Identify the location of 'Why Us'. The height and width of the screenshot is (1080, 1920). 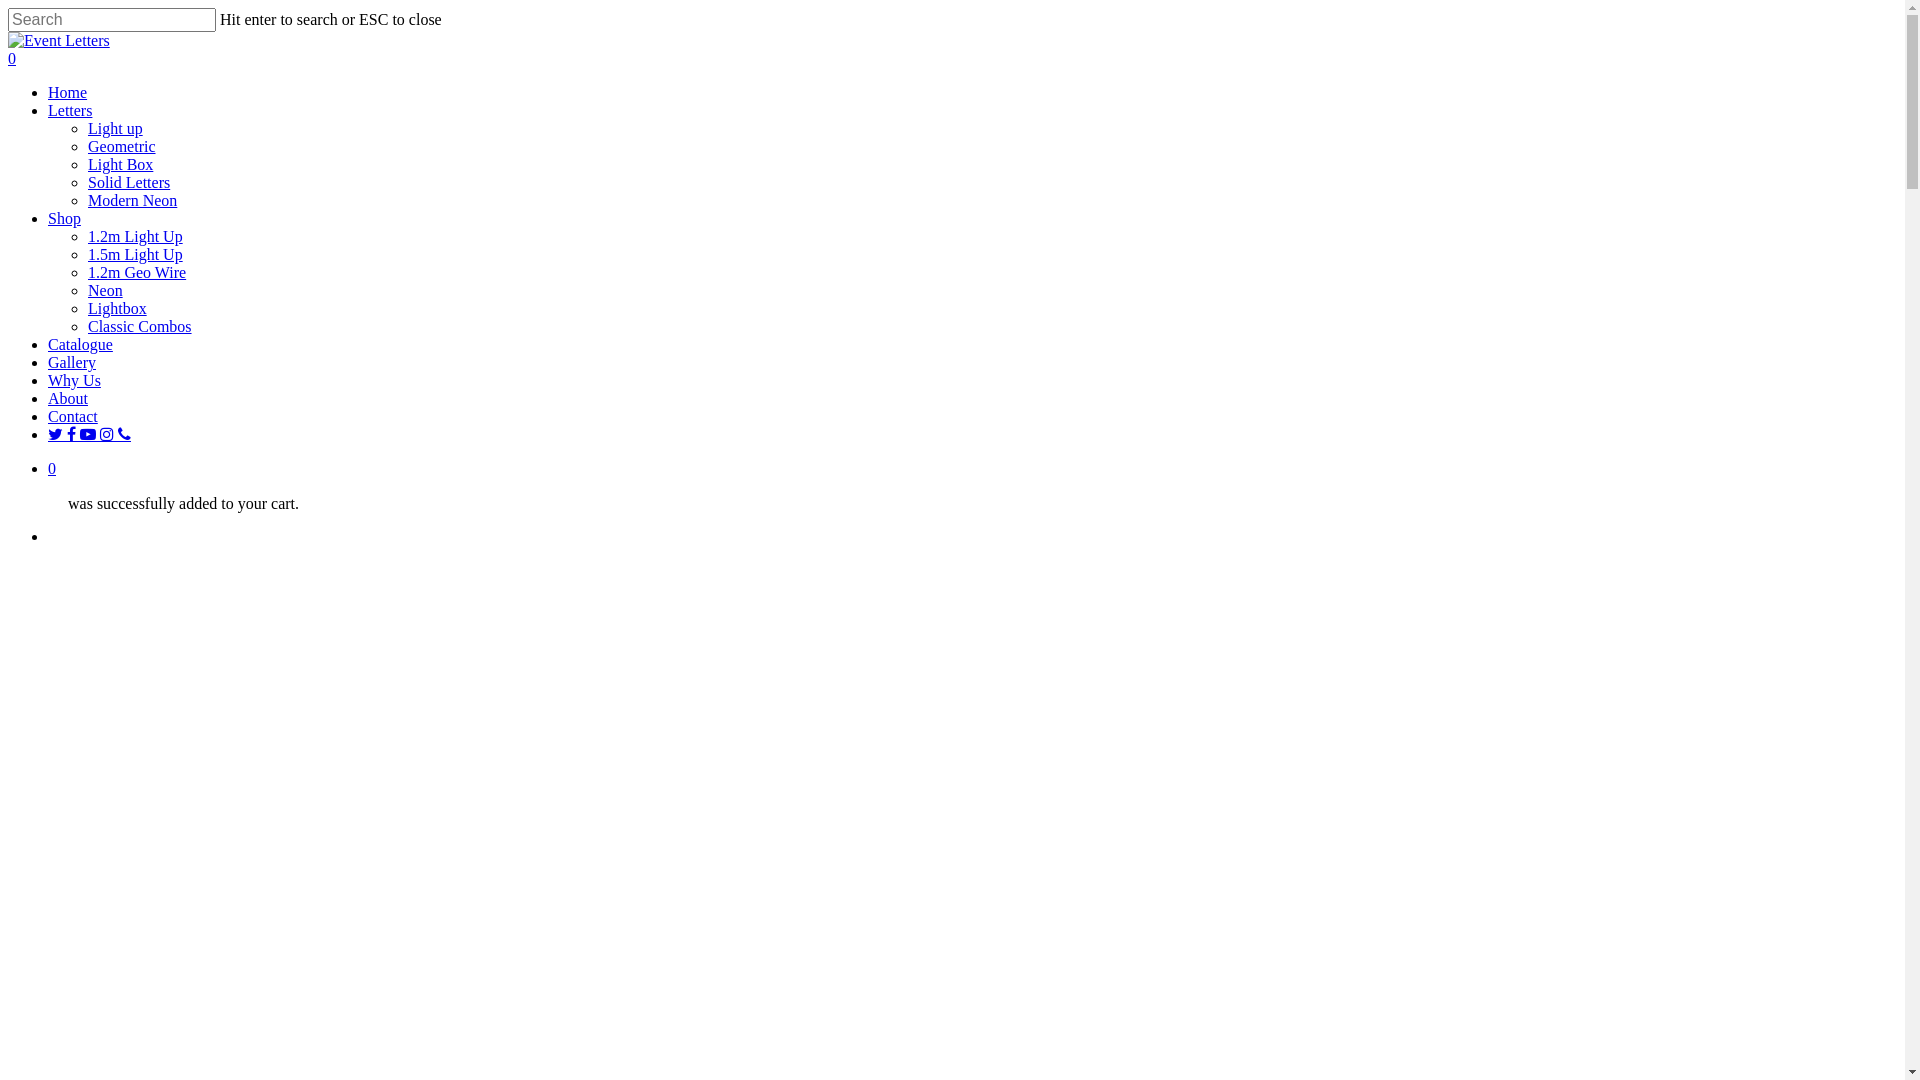
(74, 380).